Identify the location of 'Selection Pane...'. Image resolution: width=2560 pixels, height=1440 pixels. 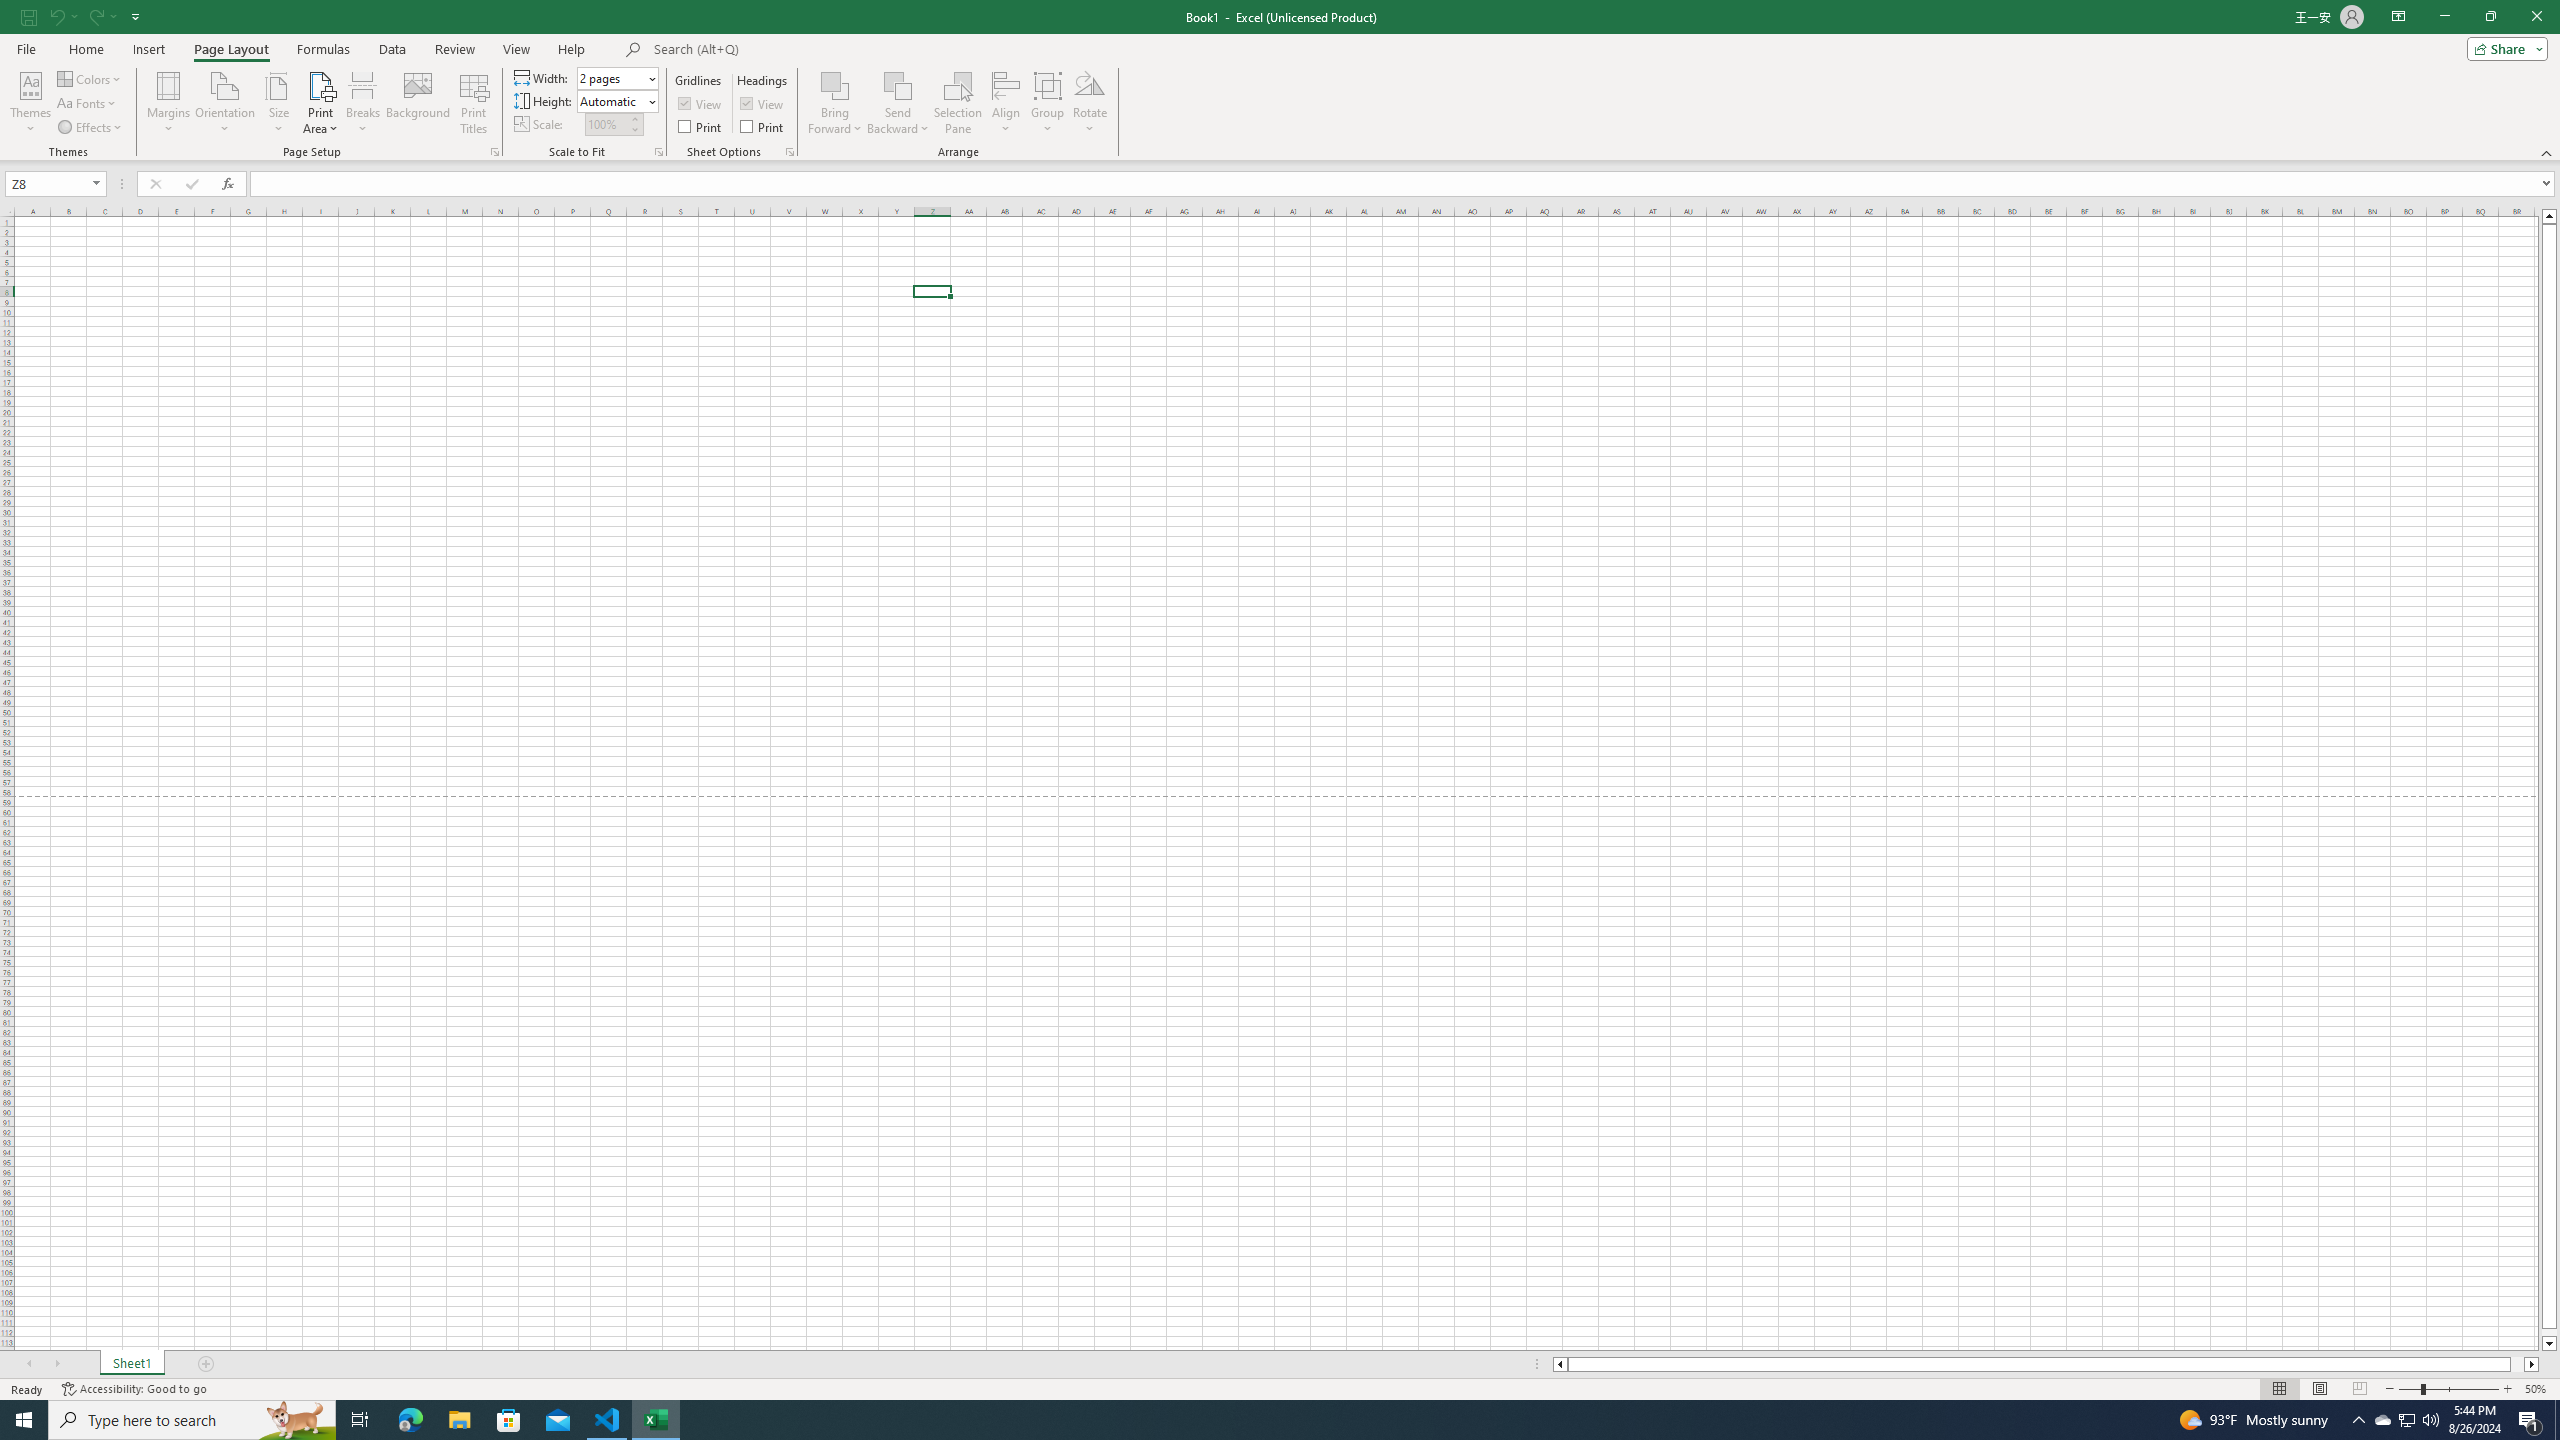
(957, 103).